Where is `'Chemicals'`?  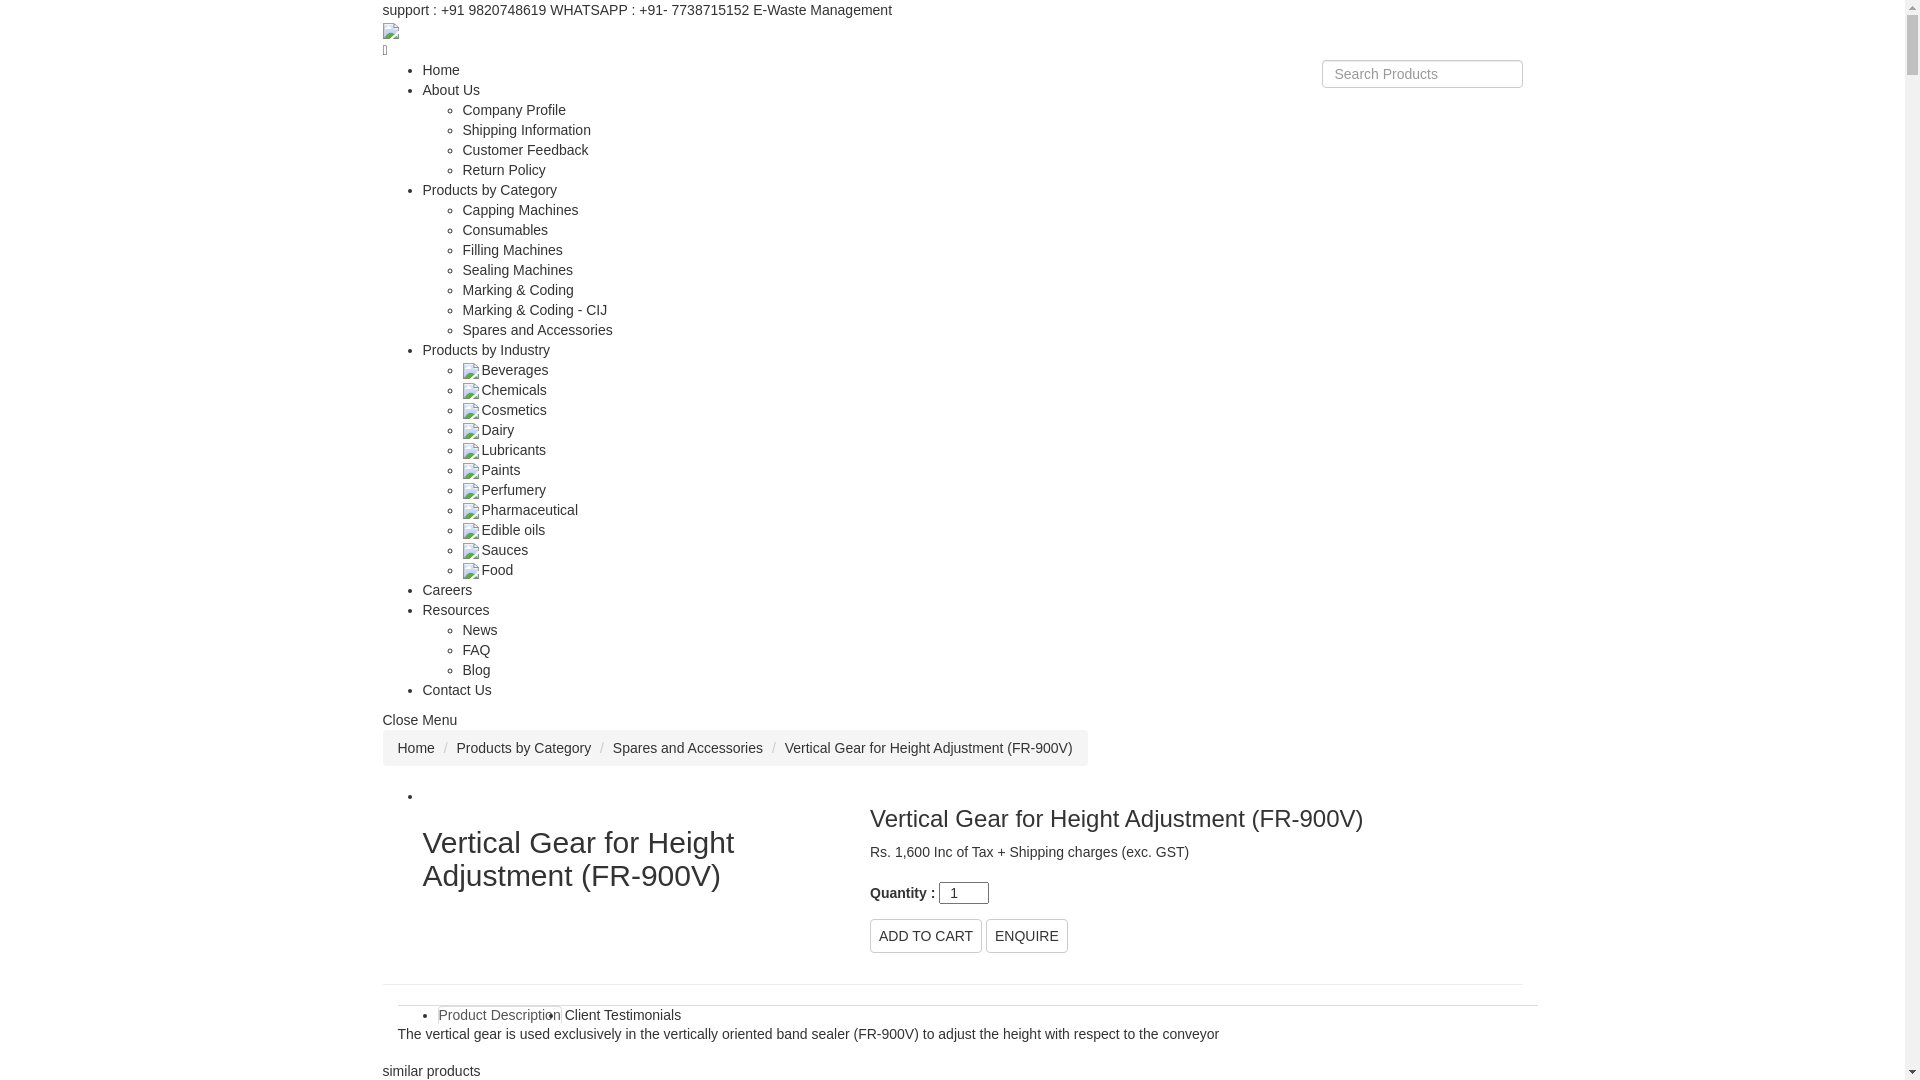 'Chemicals' is located at coordinates (504, 389).